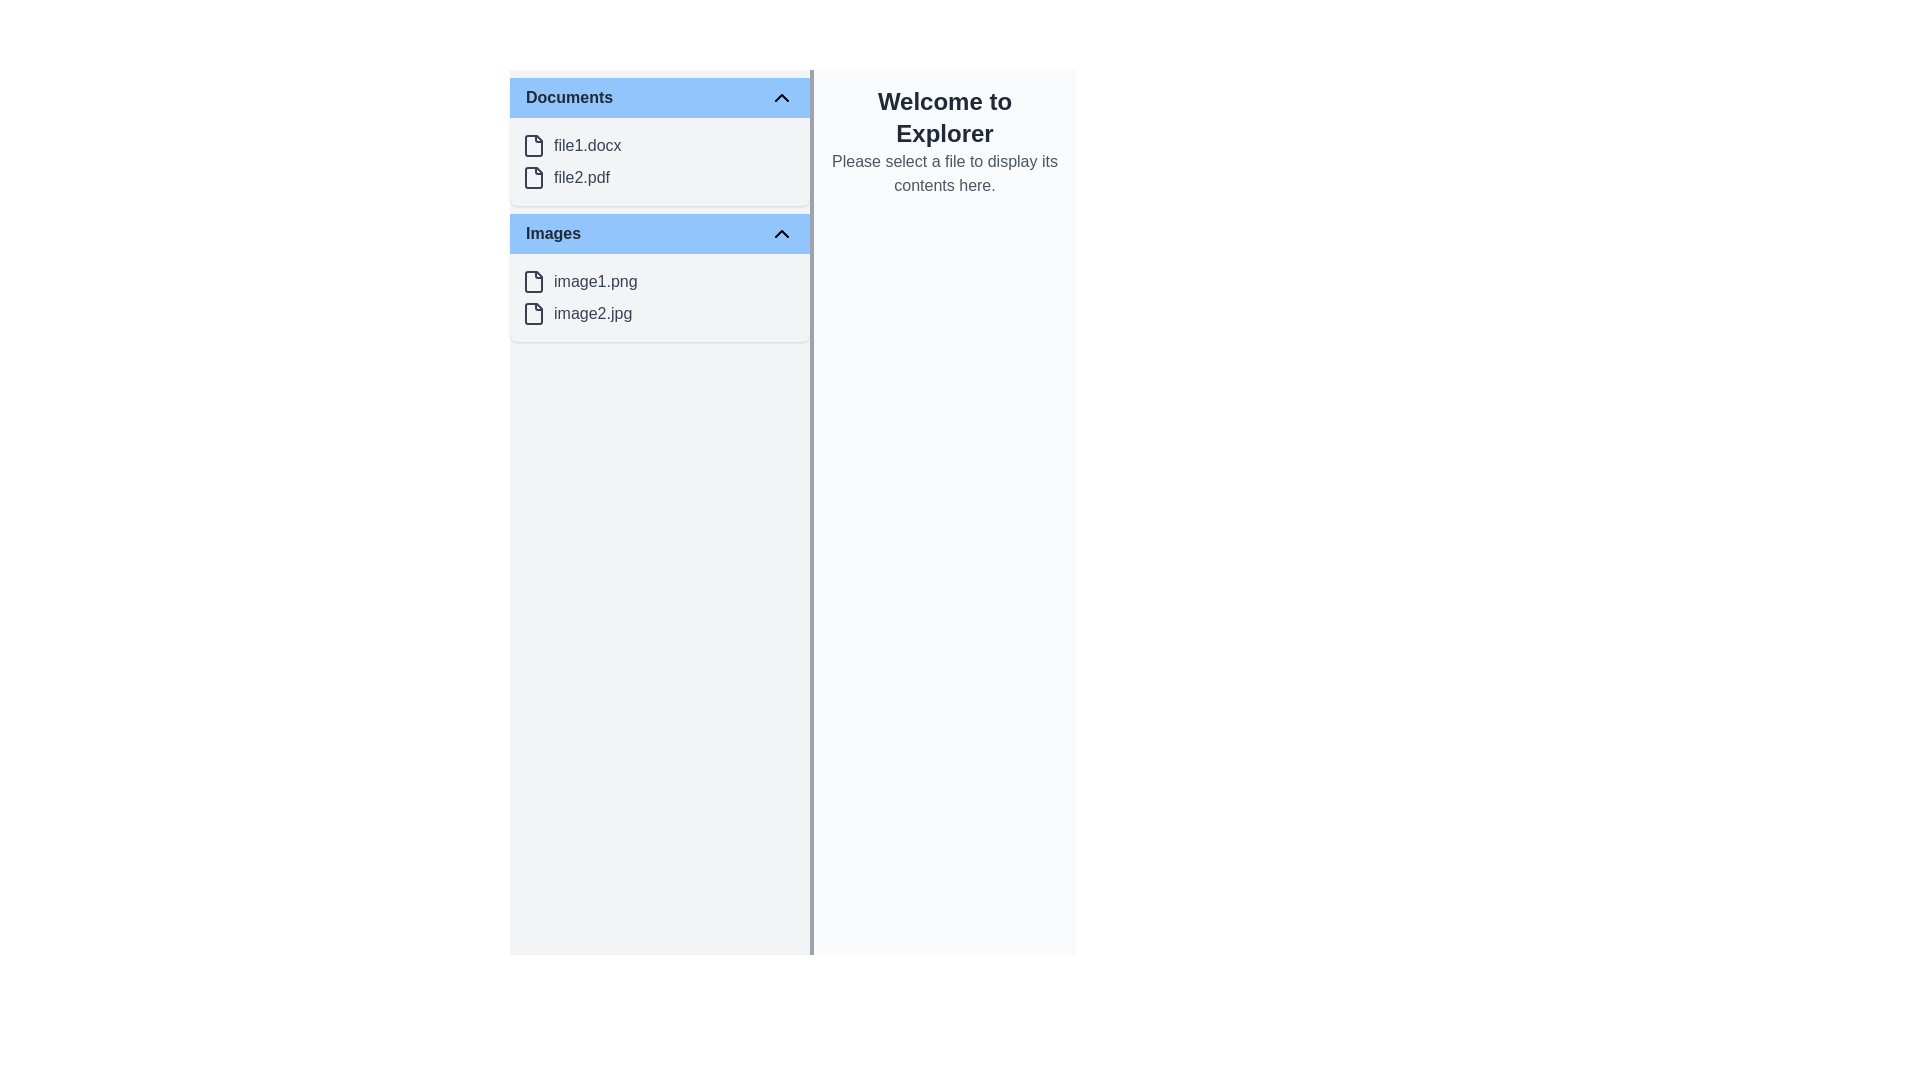  Describe the element at coordinates (781, 233) in the screenshot. I see `the chevron icon button located to the right of the 'Images' text in the header section of the 'Images' folder block` at that location.